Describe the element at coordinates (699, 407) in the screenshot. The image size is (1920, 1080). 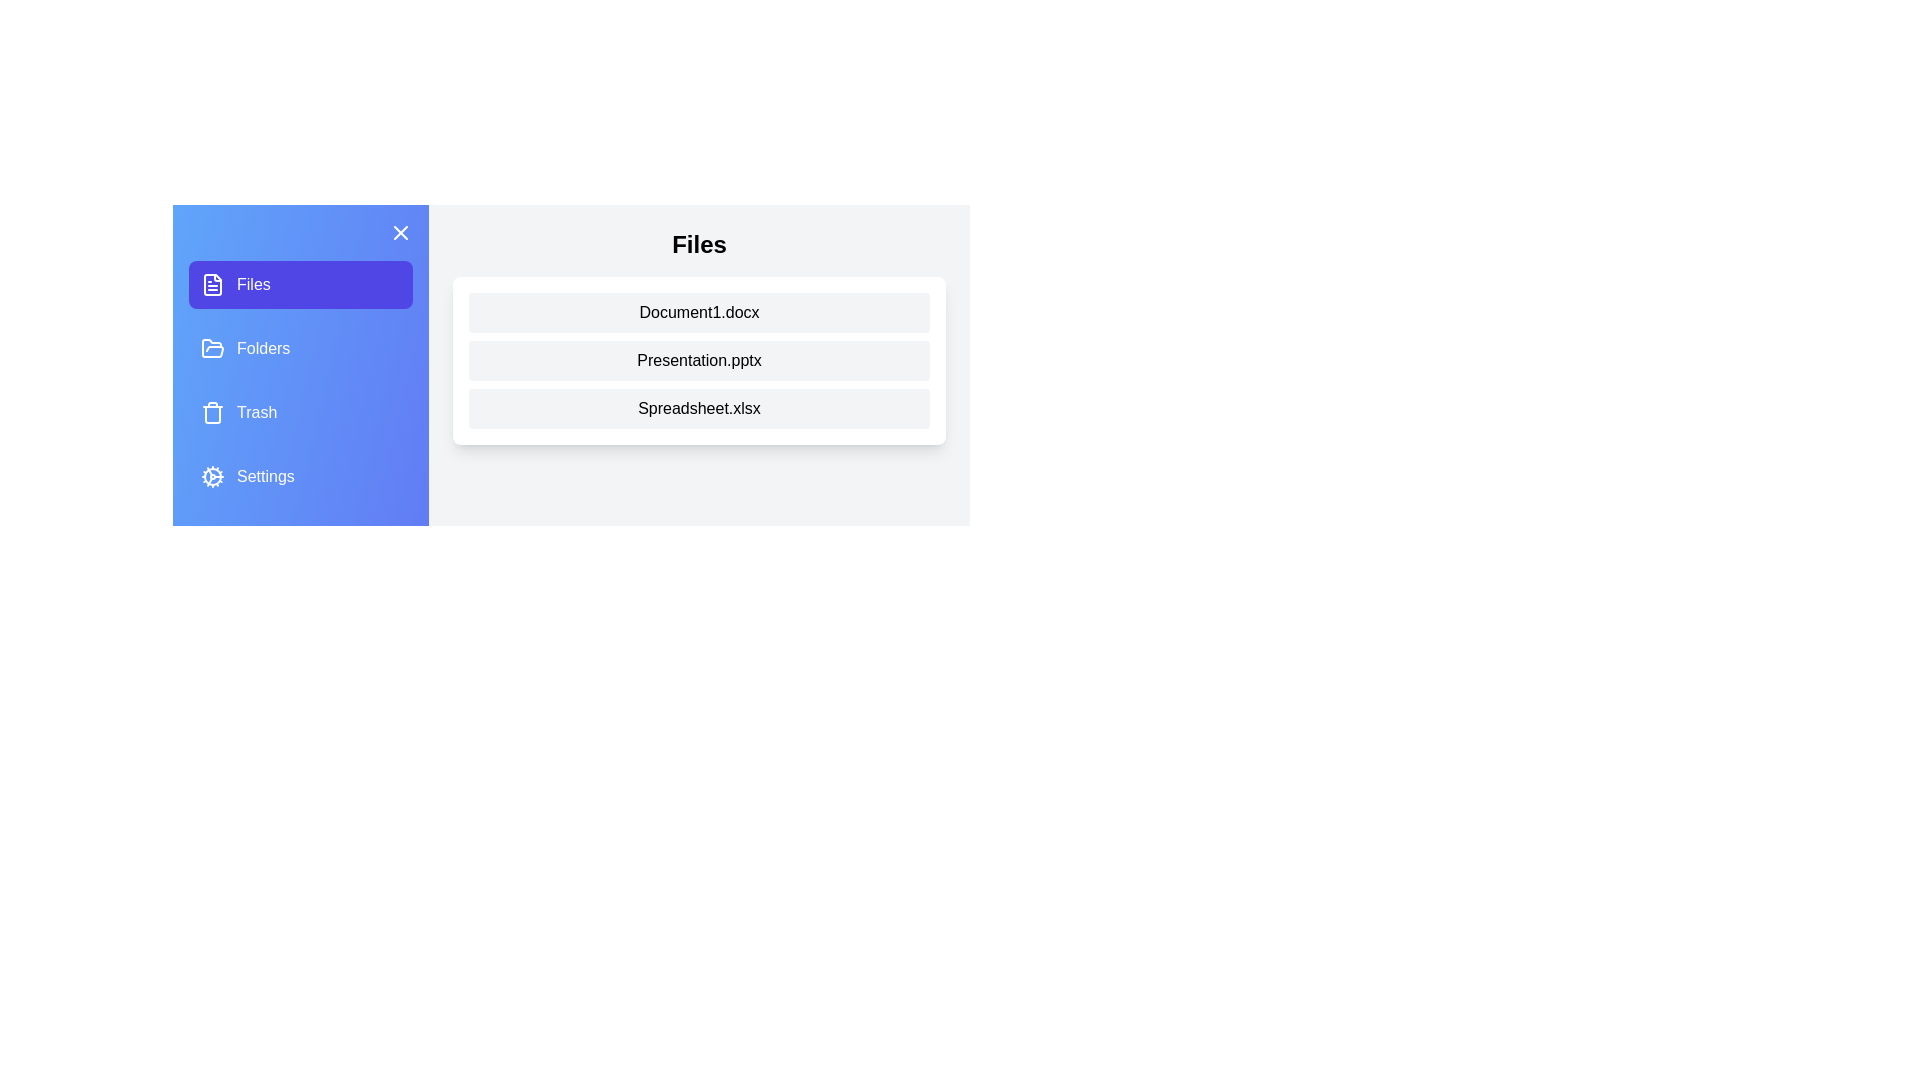
I see `the file named Spreadsheet.xlsx from the file list` at that location.